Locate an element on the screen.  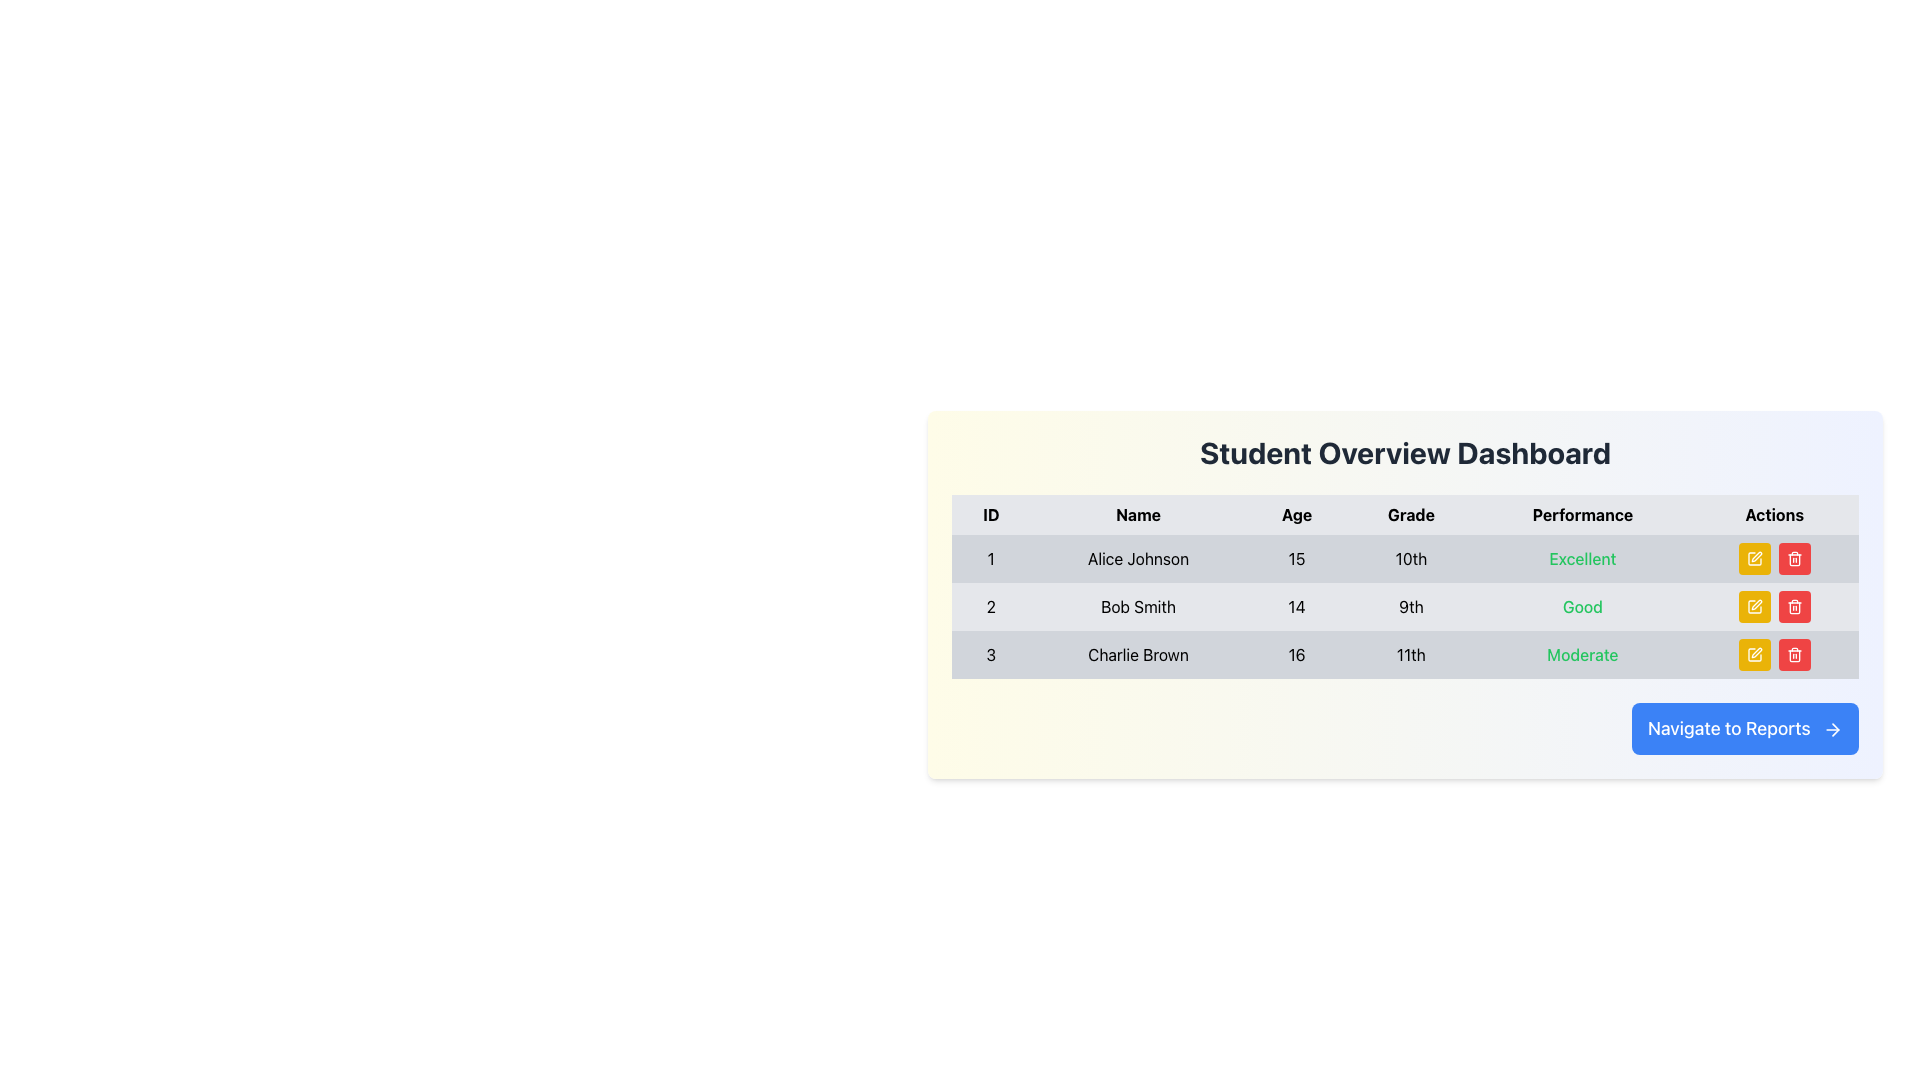
the text label displaying the number '1', which is styled in black text within a light gray row in the student information grid, located under the 'ID' column header is located at coordinates (991, 559).